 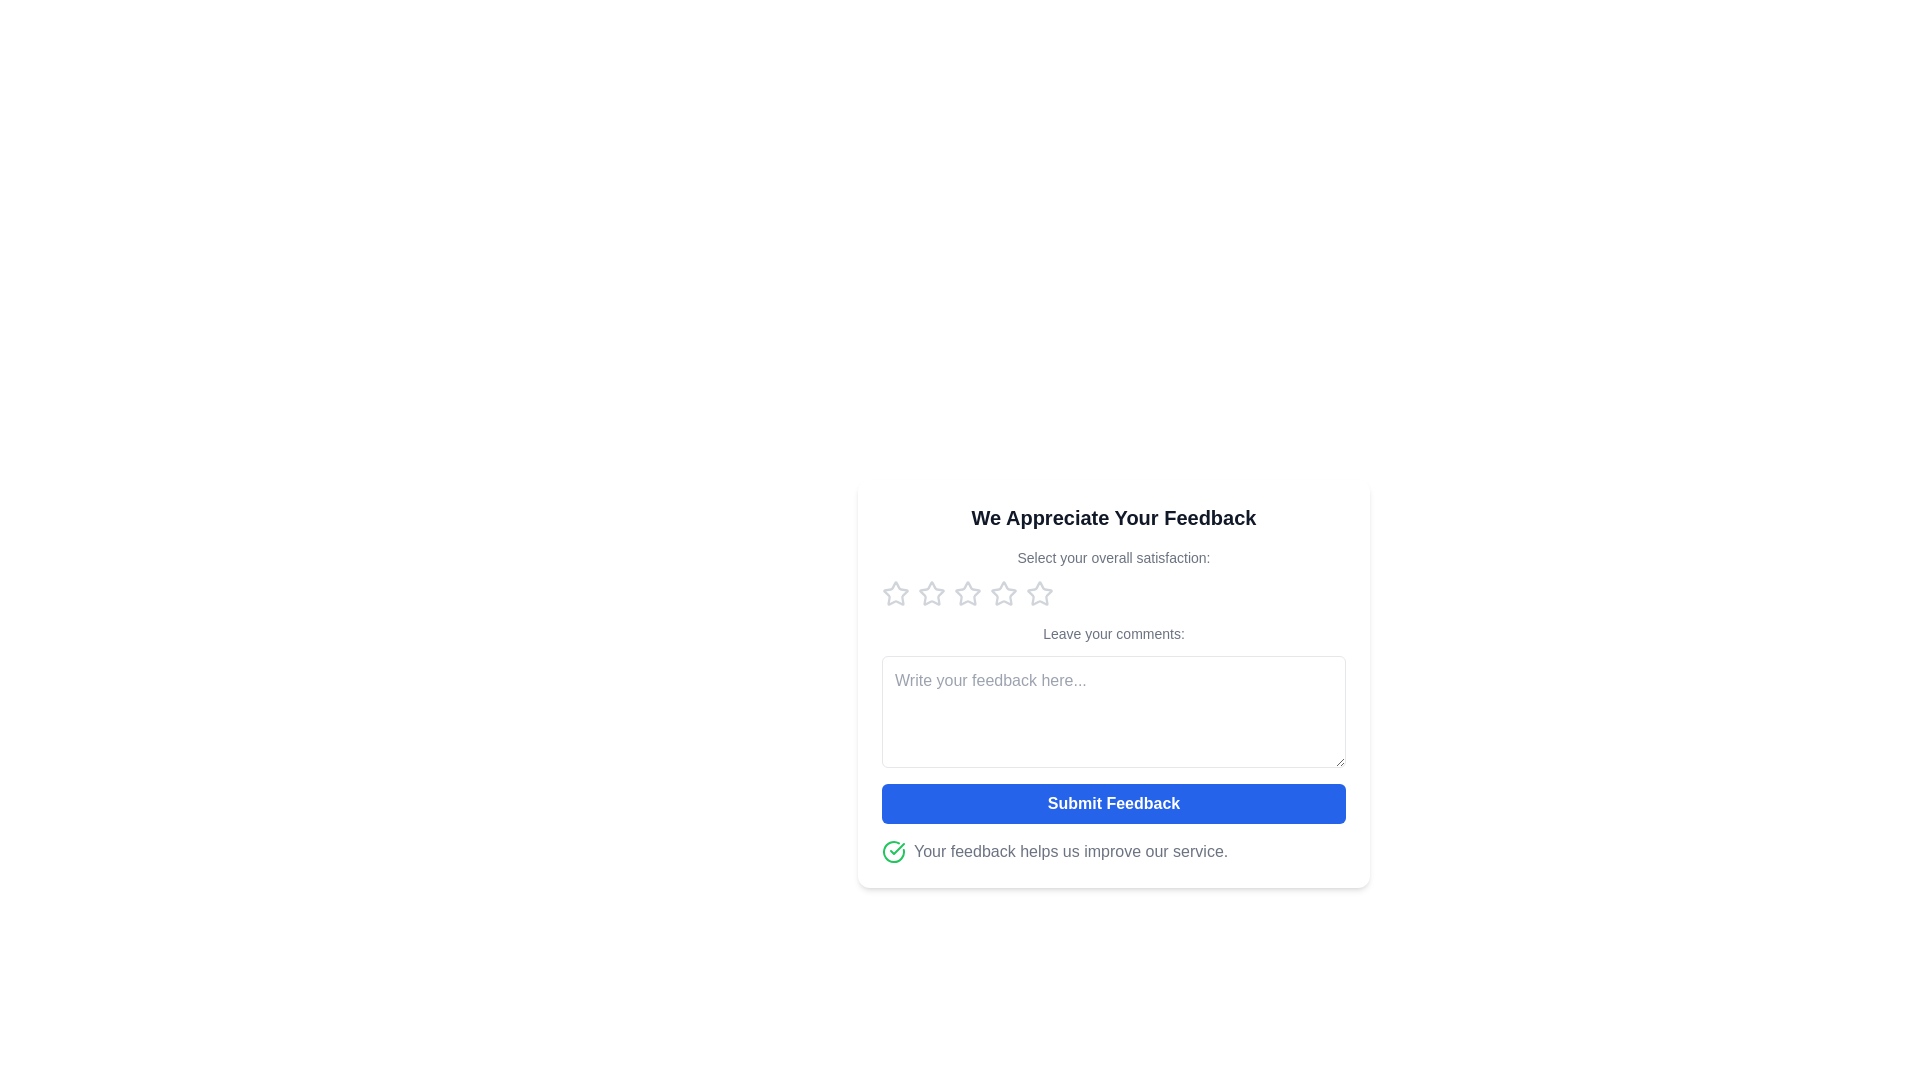 What do you see at coordinates (892, 852) in the screenshot?
I see `the vector graphic circle that visually emphasizes confirmation or success, located near the lower-left corner of the feedback box beside the text 'Your feedback helps us.'` at bounding box center [892, 852].